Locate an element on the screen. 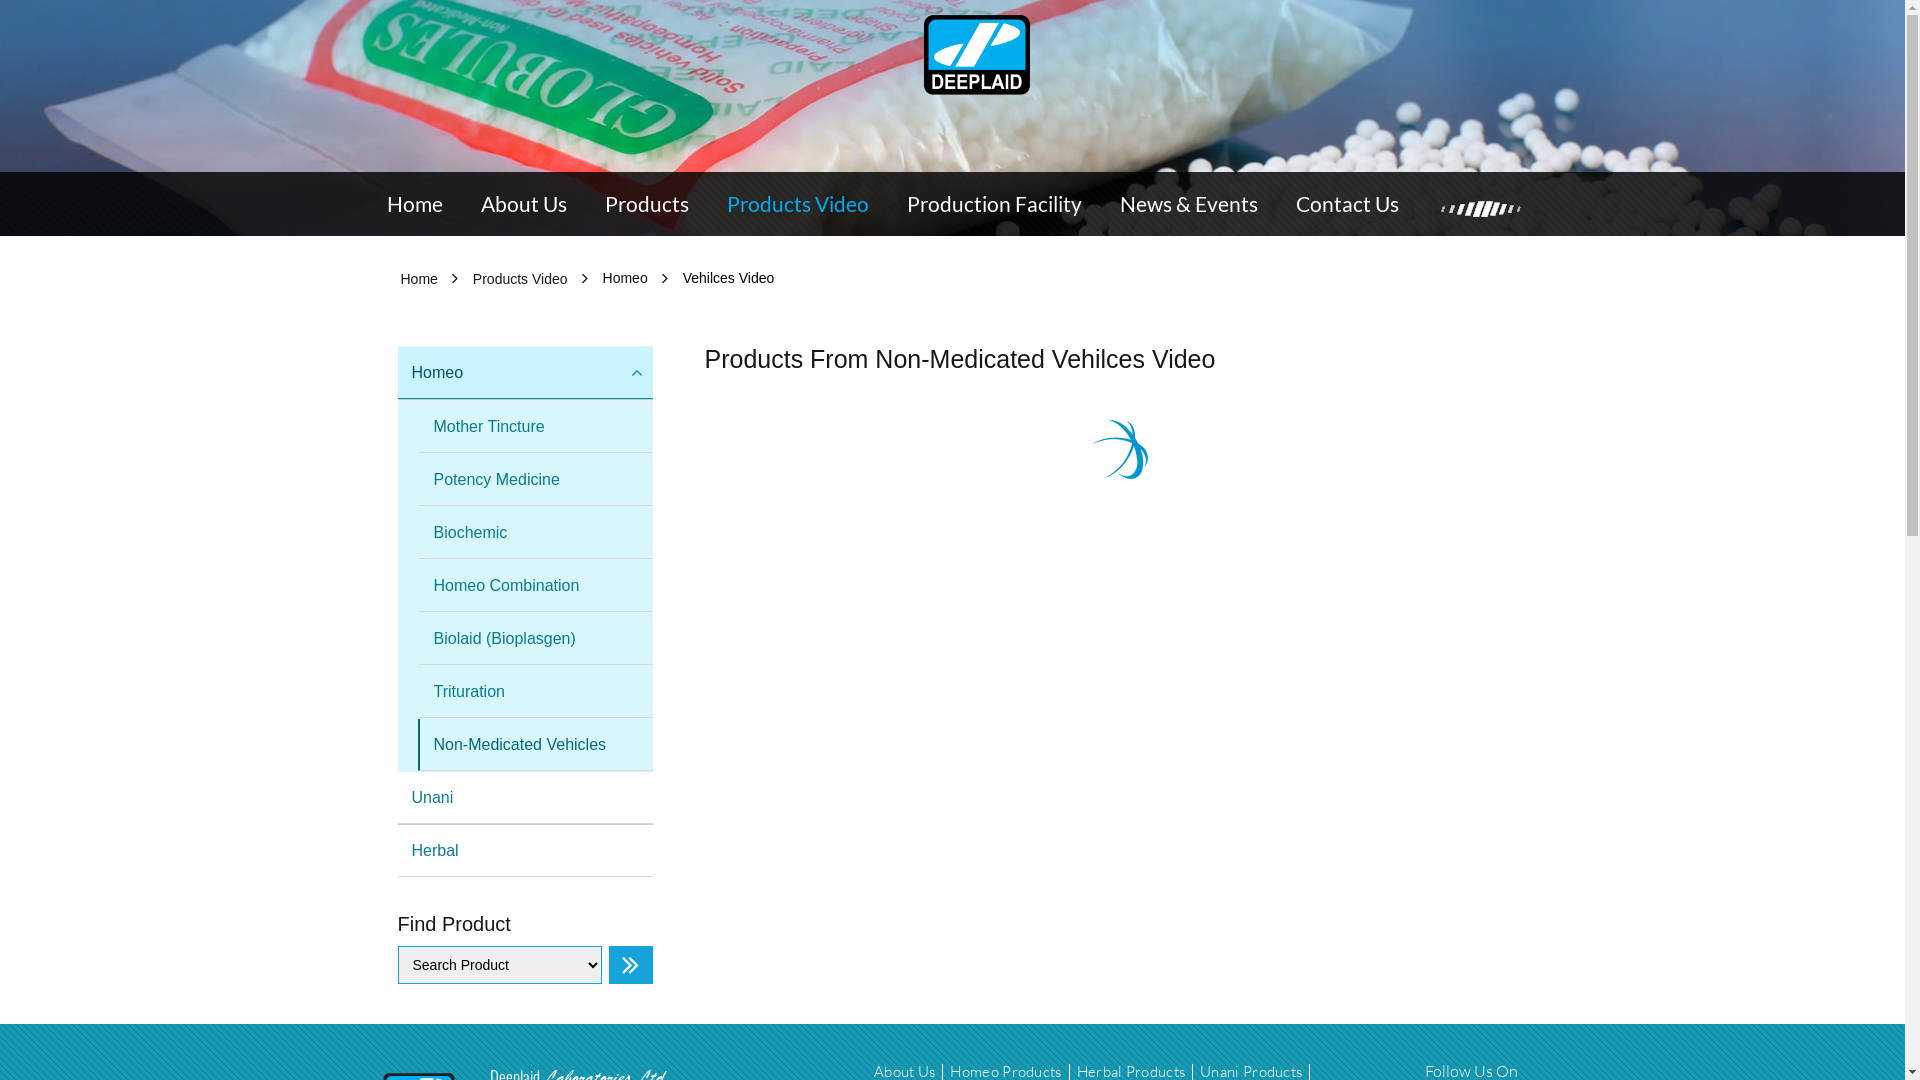  'News & Events' is located at coordinates (1189, 204).